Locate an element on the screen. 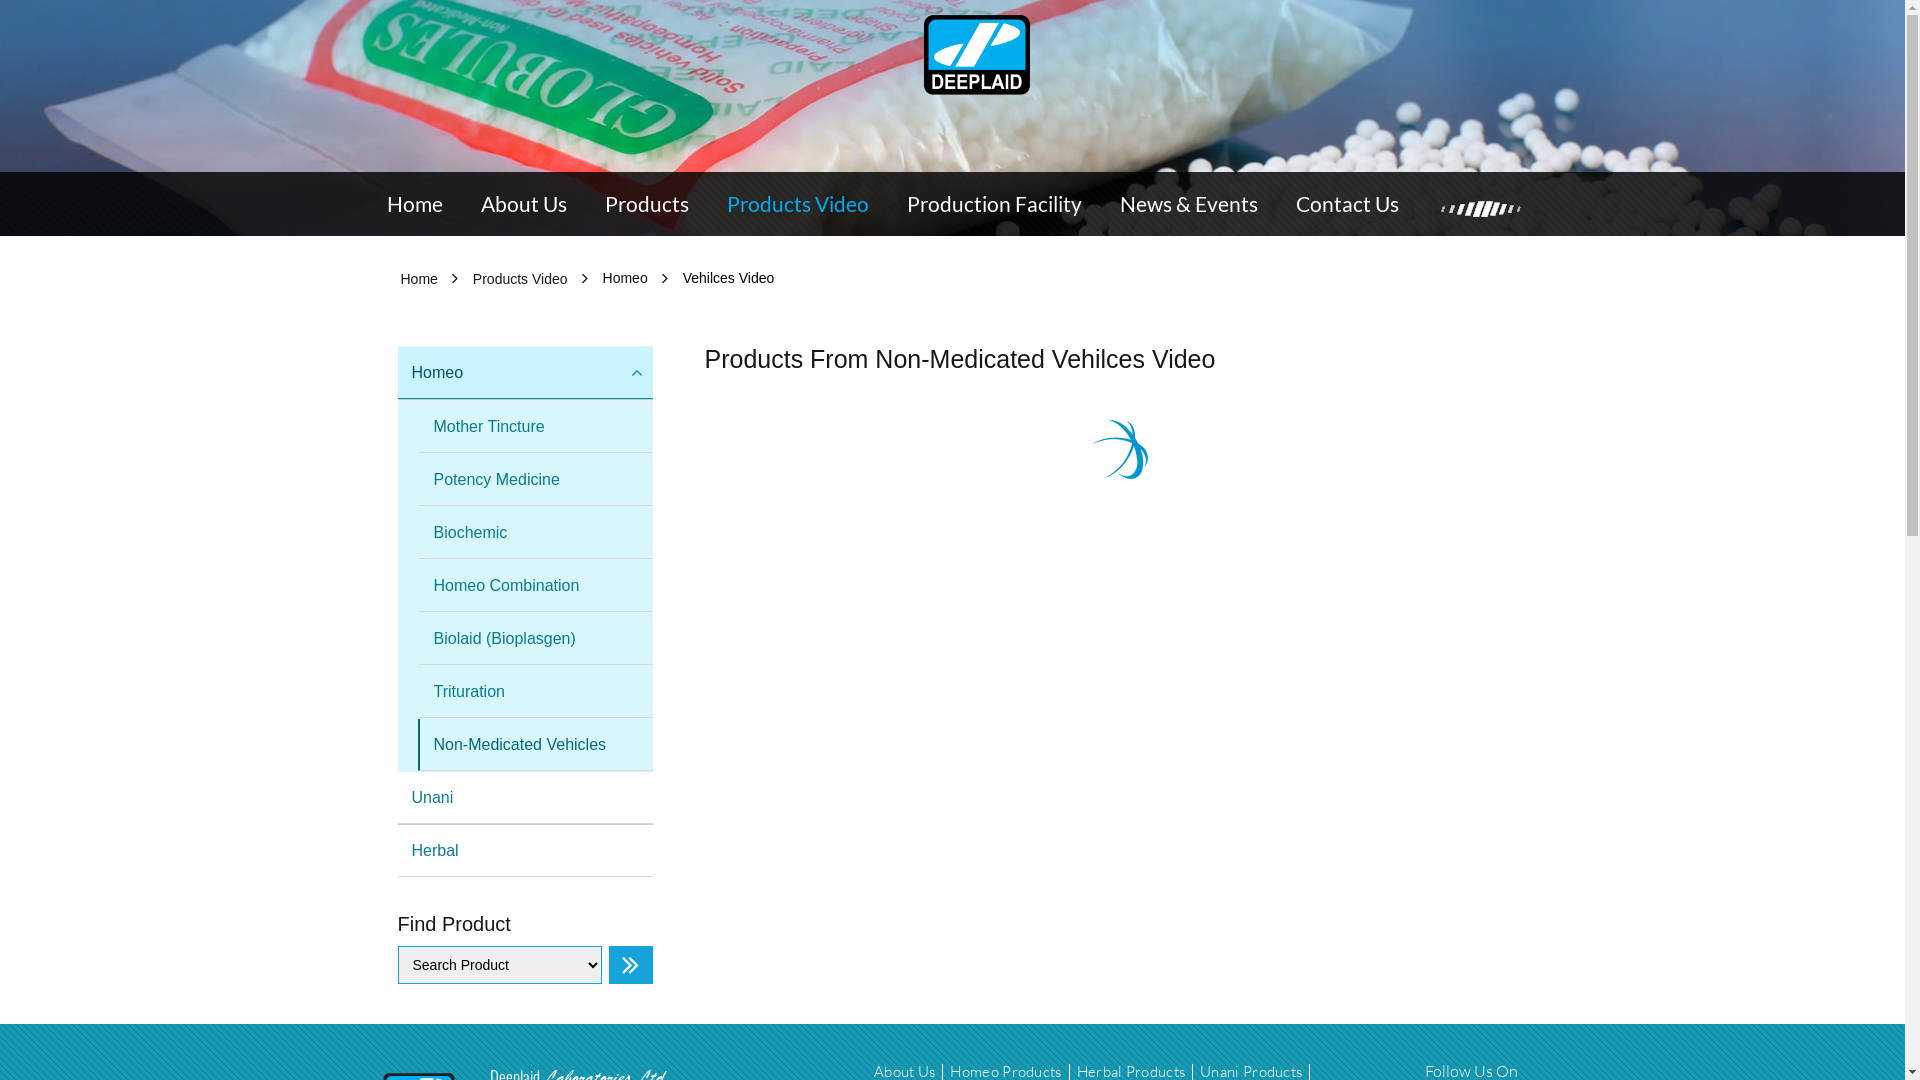  'News & Events' is located at coordinates (1189, 204).